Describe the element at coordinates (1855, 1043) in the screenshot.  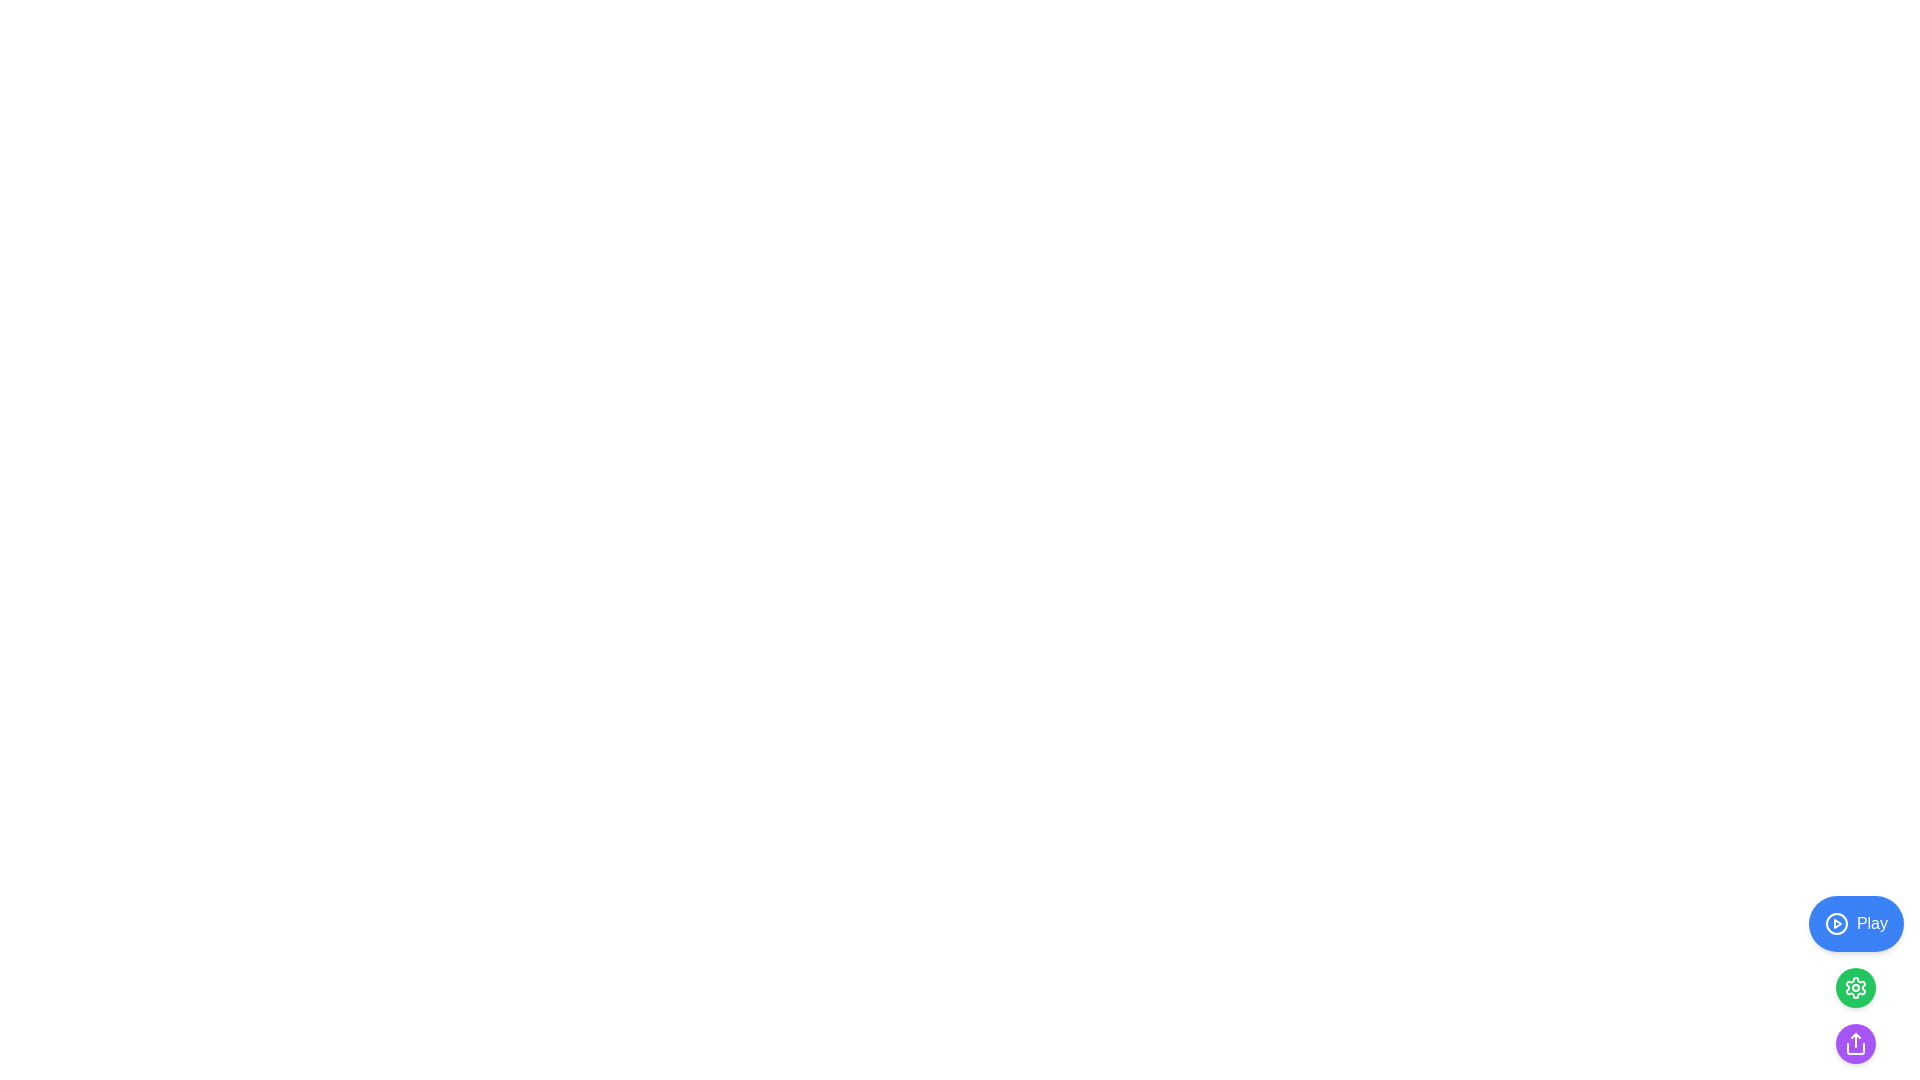
I see `the purple circular icon button with an upward arrow located in the bottom-right corner to initiate a share action` at that location.